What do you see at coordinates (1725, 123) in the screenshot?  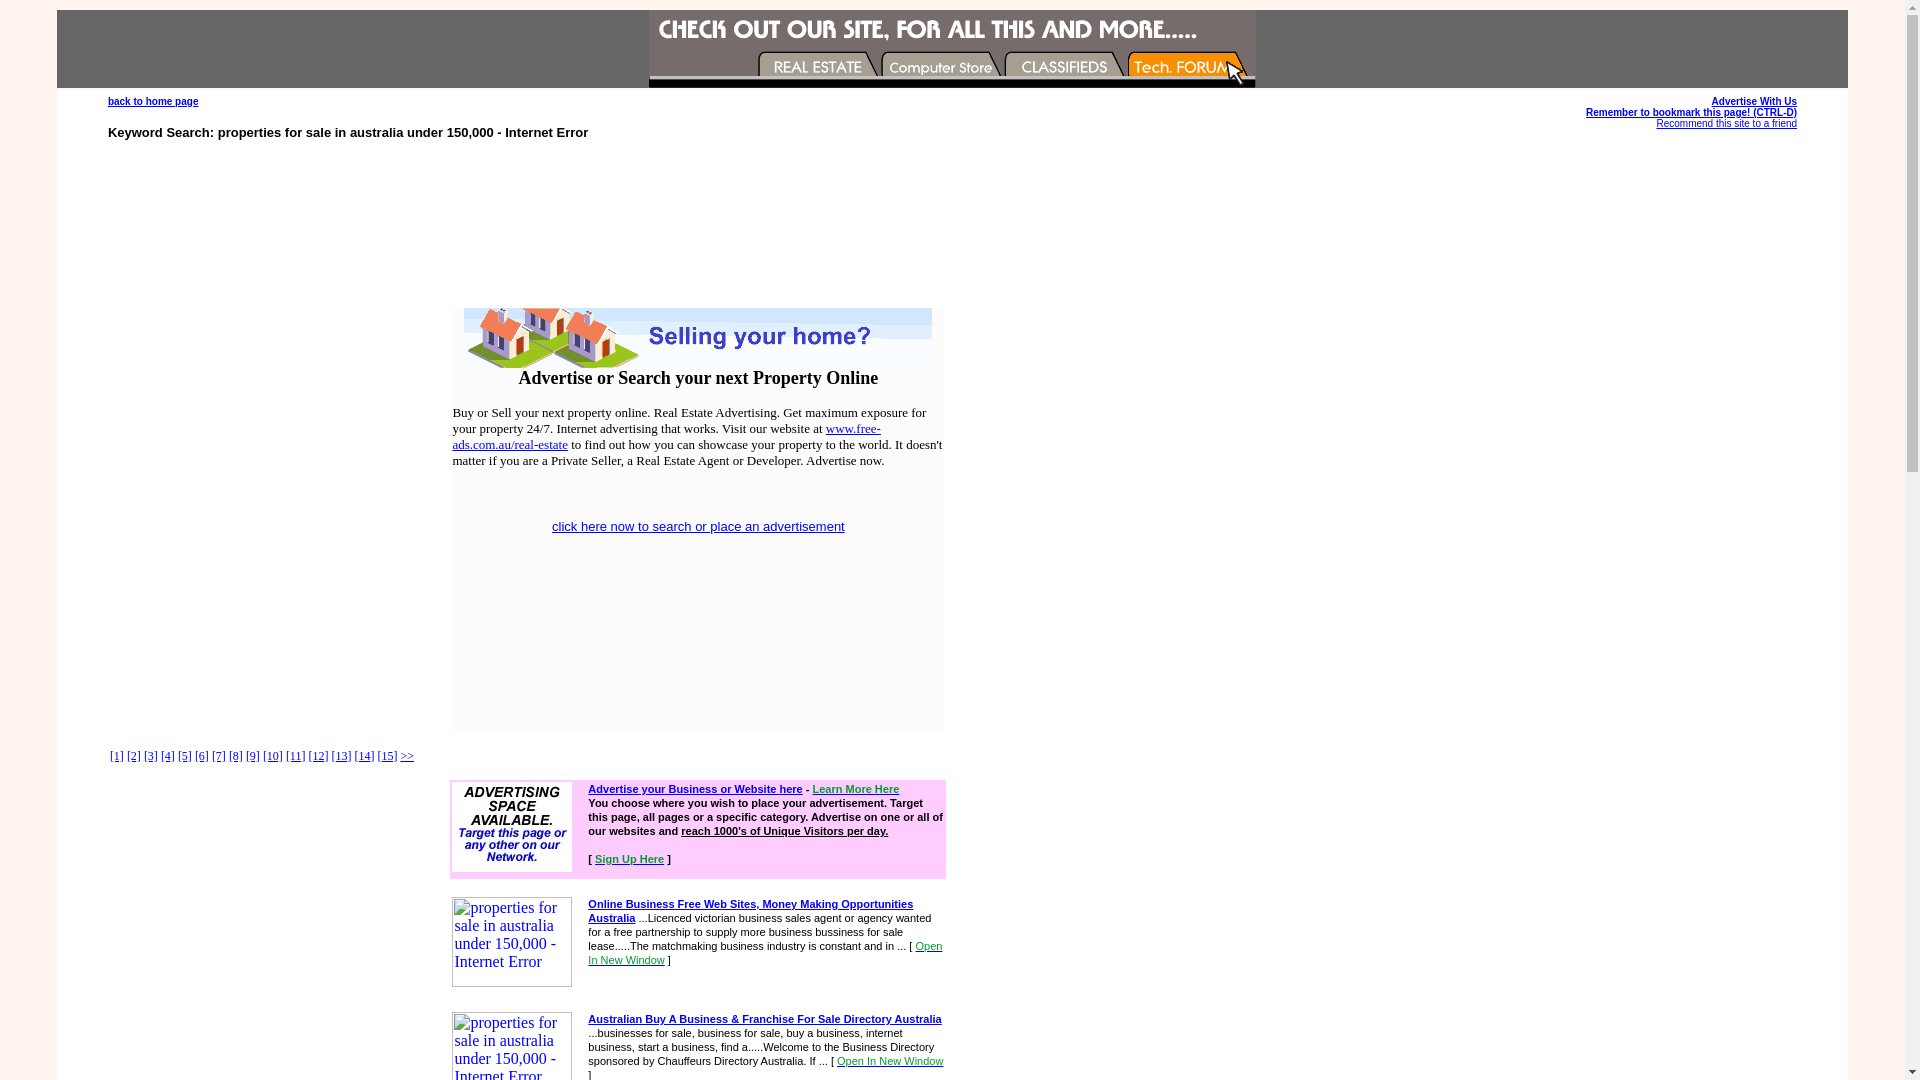 I see `'Recommend this site to a friend'` at bounding box center [1725, 123].